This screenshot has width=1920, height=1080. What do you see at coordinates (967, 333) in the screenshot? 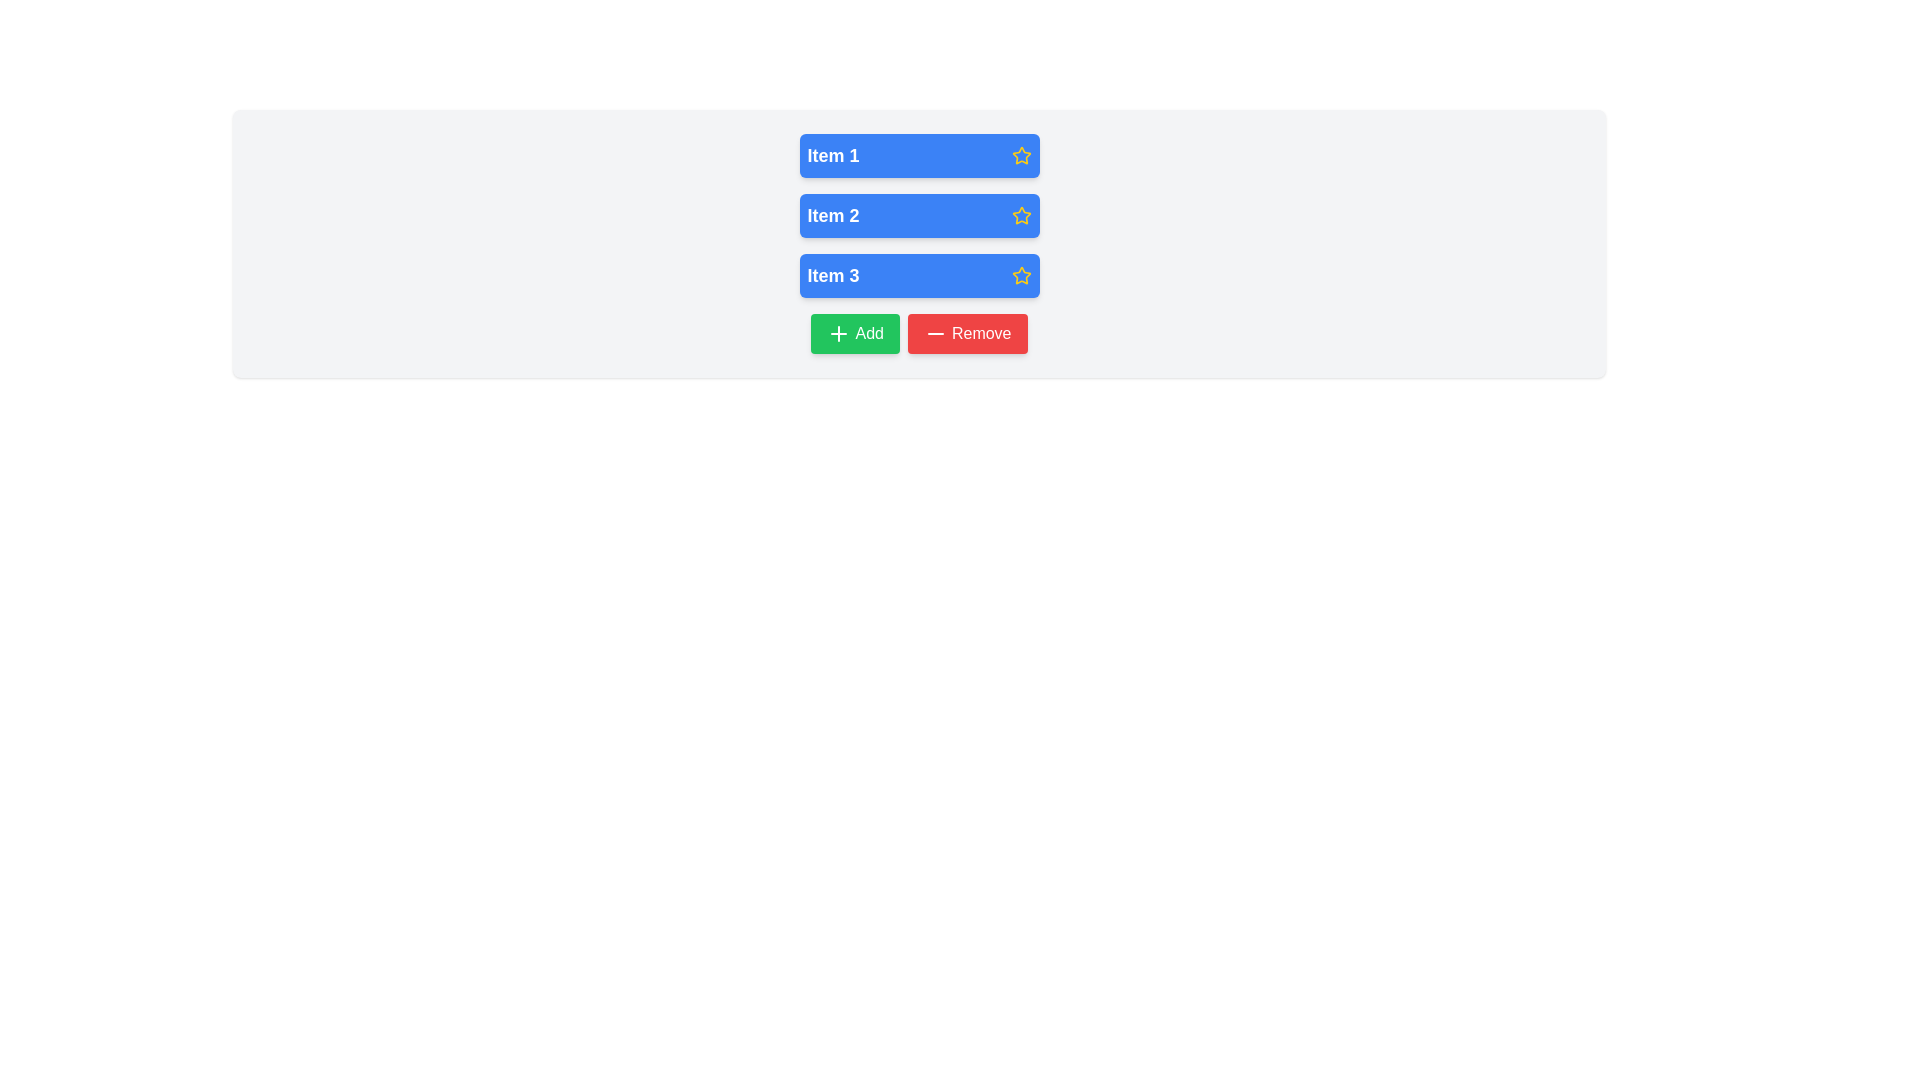
I see `the removal button located to the right of the green 'Add' button in the bottom section of the interface` at bounding box center [967, 333].